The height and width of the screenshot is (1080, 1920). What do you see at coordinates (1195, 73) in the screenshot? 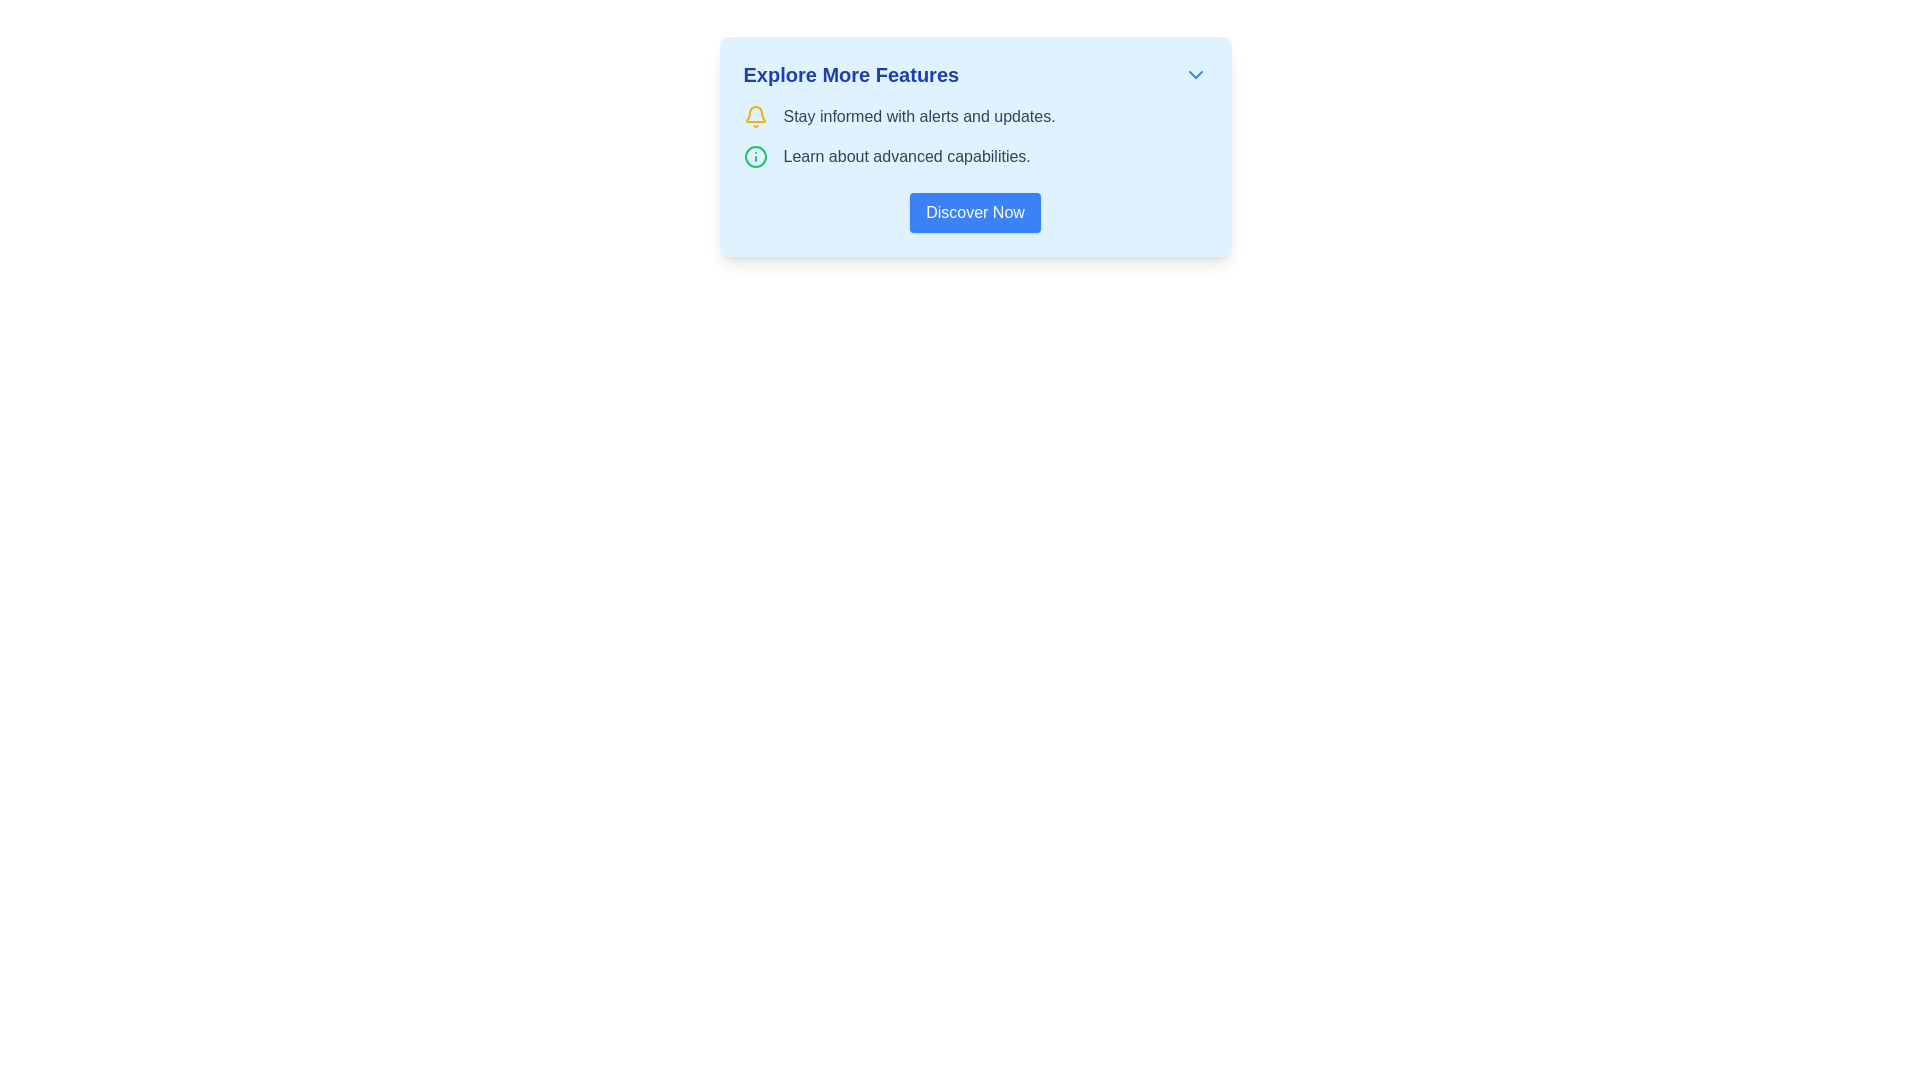
I see `the downward-pointing blue chevron icon located to the right of the text 'Explore More Features'` at bounding box center [1195, 73].